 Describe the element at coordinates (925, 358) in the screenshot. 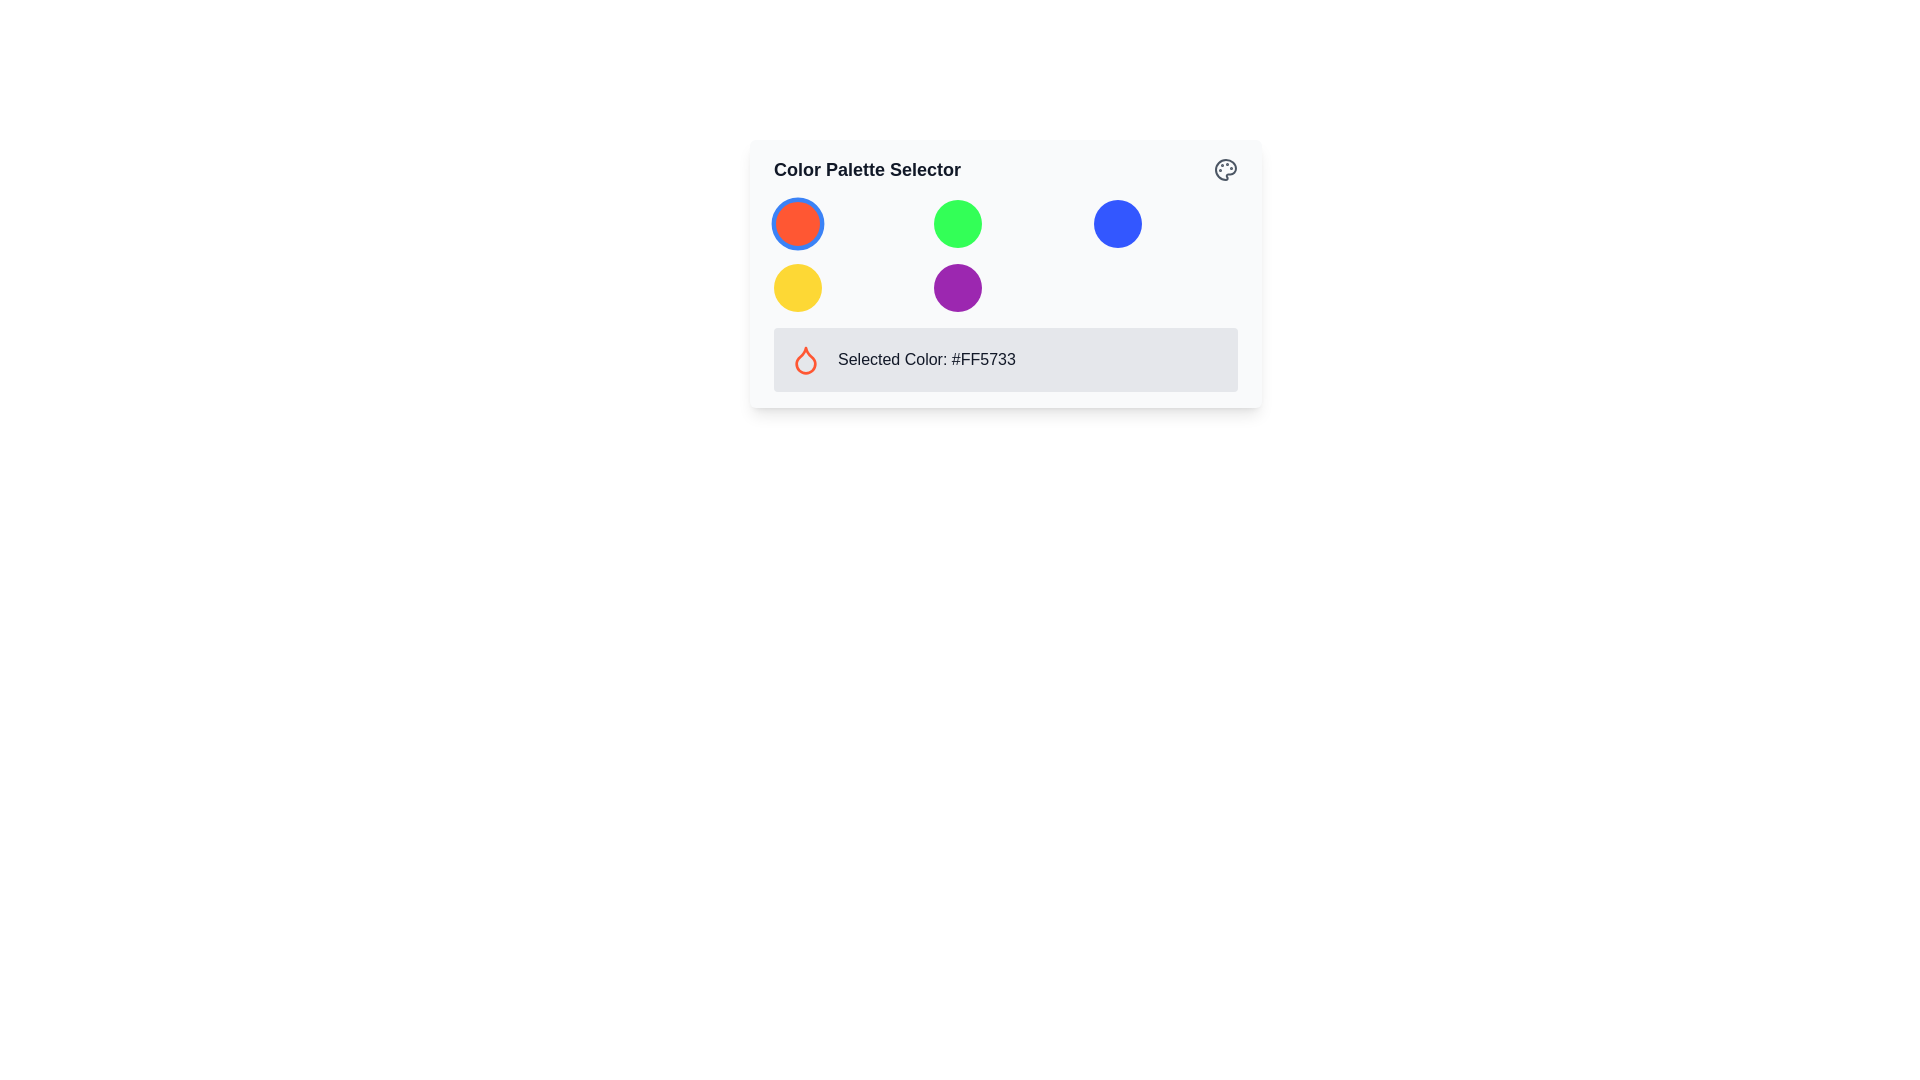

I see `the informational text label displaying 'Selected Color: #FF5733'` at that location.